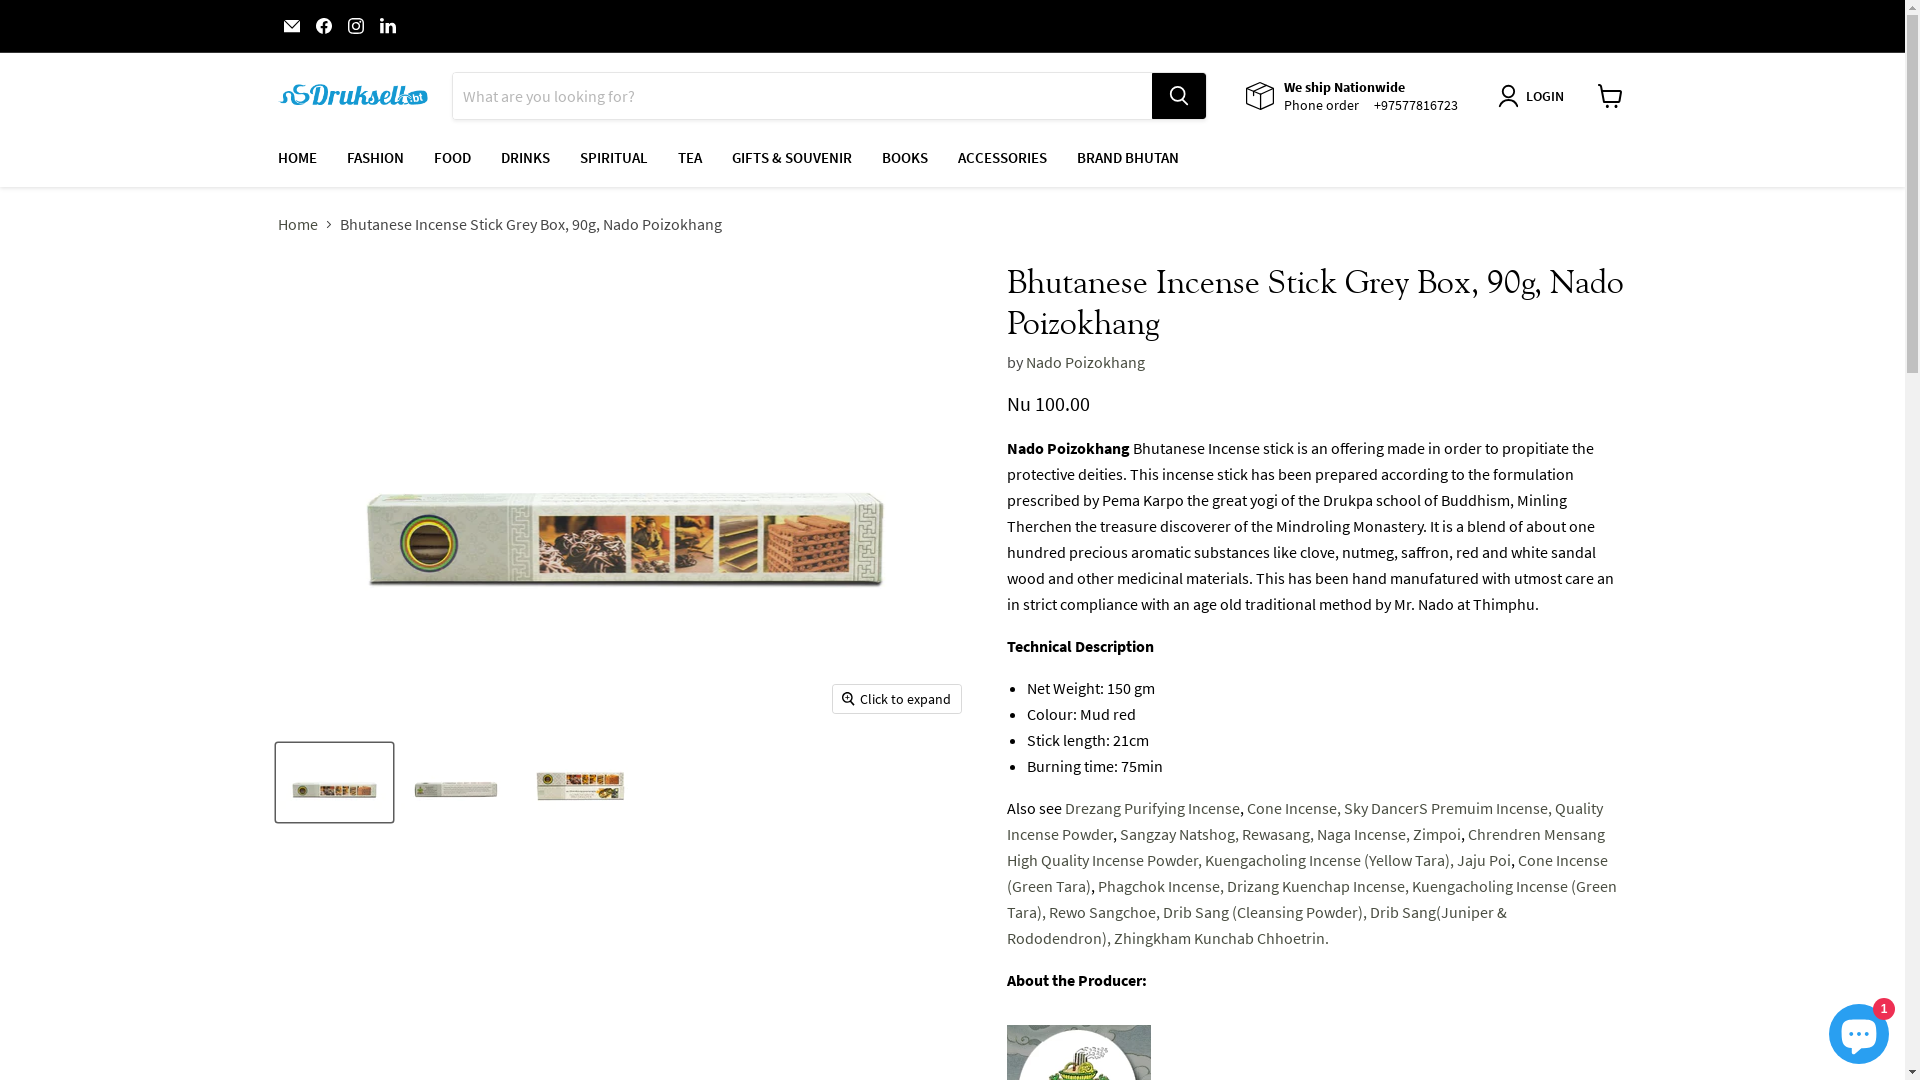 This screenshot has height=1080, width=1920. I want to click on 'FOOD', so click(450, 157).